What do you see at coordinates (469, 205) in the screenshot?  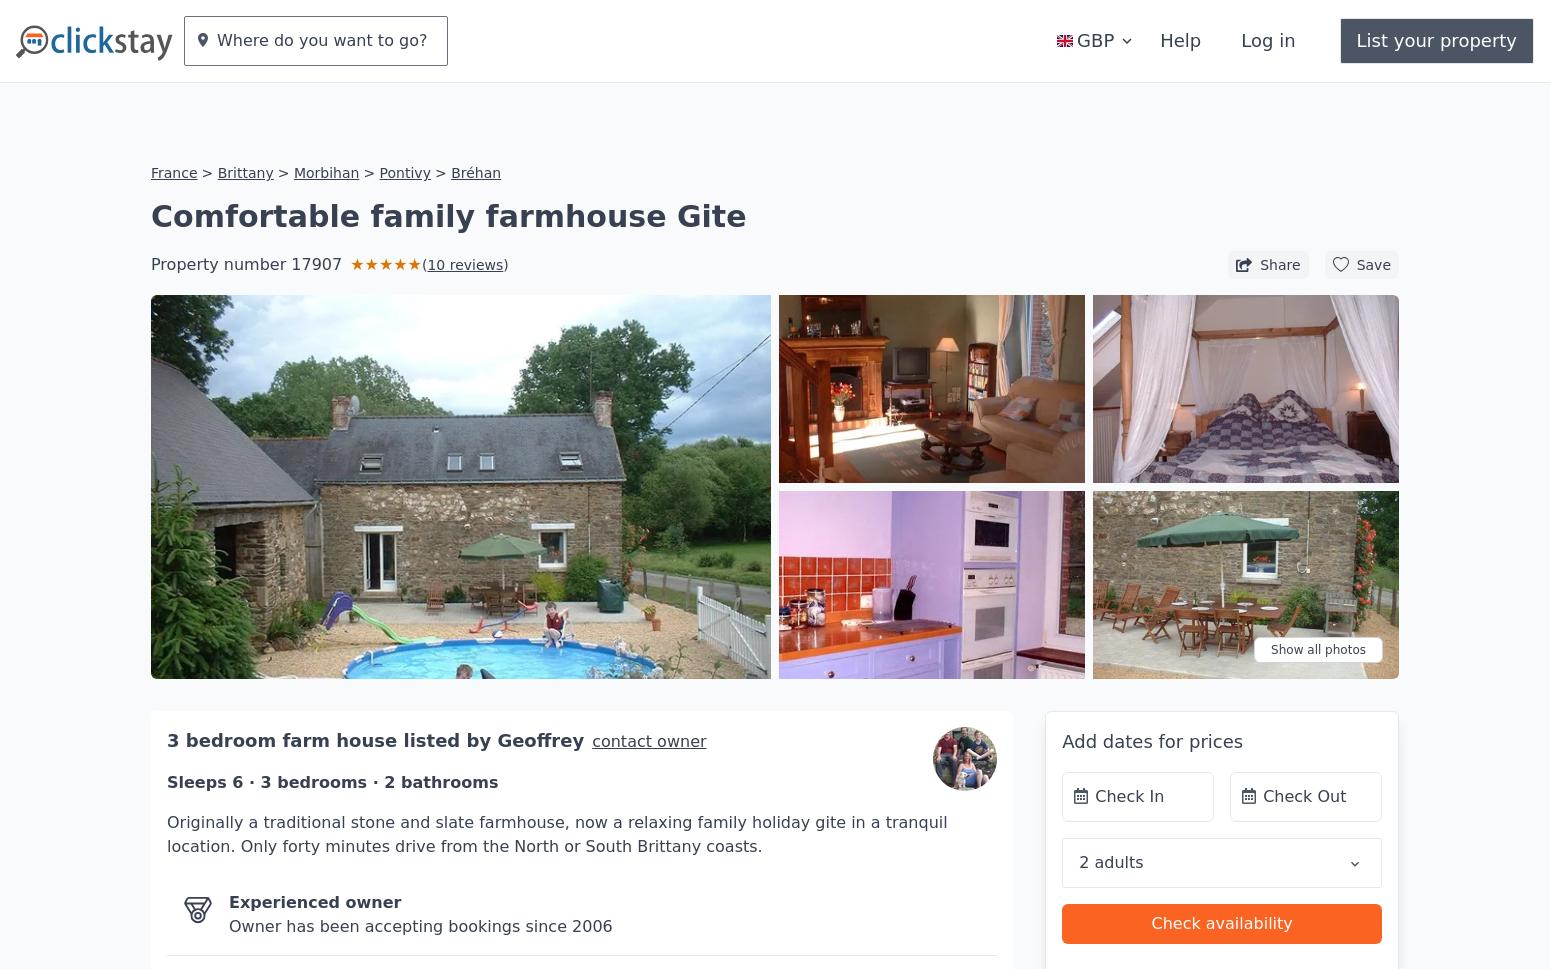 I see `'review'` at bounding box center [469, 205].